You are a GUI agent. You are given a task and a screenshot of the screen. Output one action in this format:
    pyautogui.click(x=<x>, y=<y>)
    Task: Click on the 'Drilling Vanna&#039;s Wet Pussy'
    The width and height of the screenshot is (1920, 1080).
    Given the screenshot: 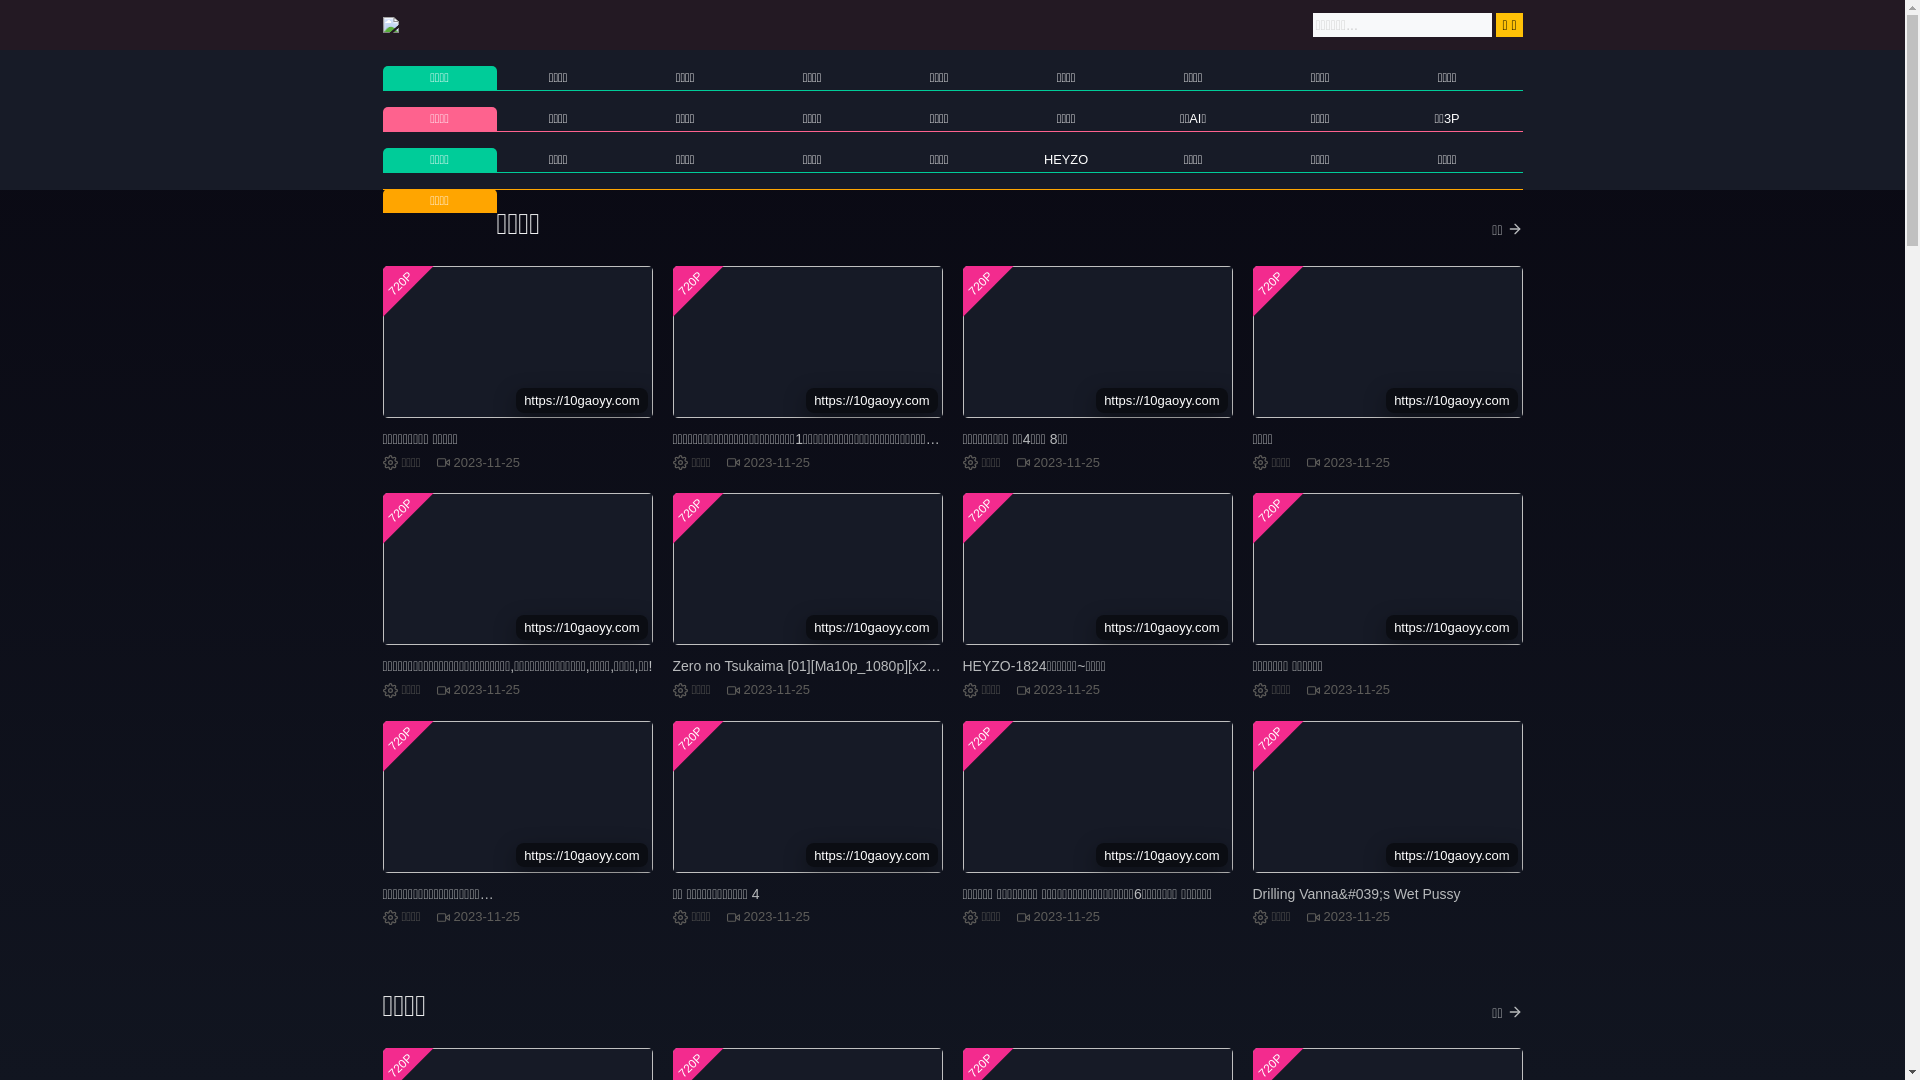 What is the action you would take?
    pyautogui.click(x=1251, y=893)
    